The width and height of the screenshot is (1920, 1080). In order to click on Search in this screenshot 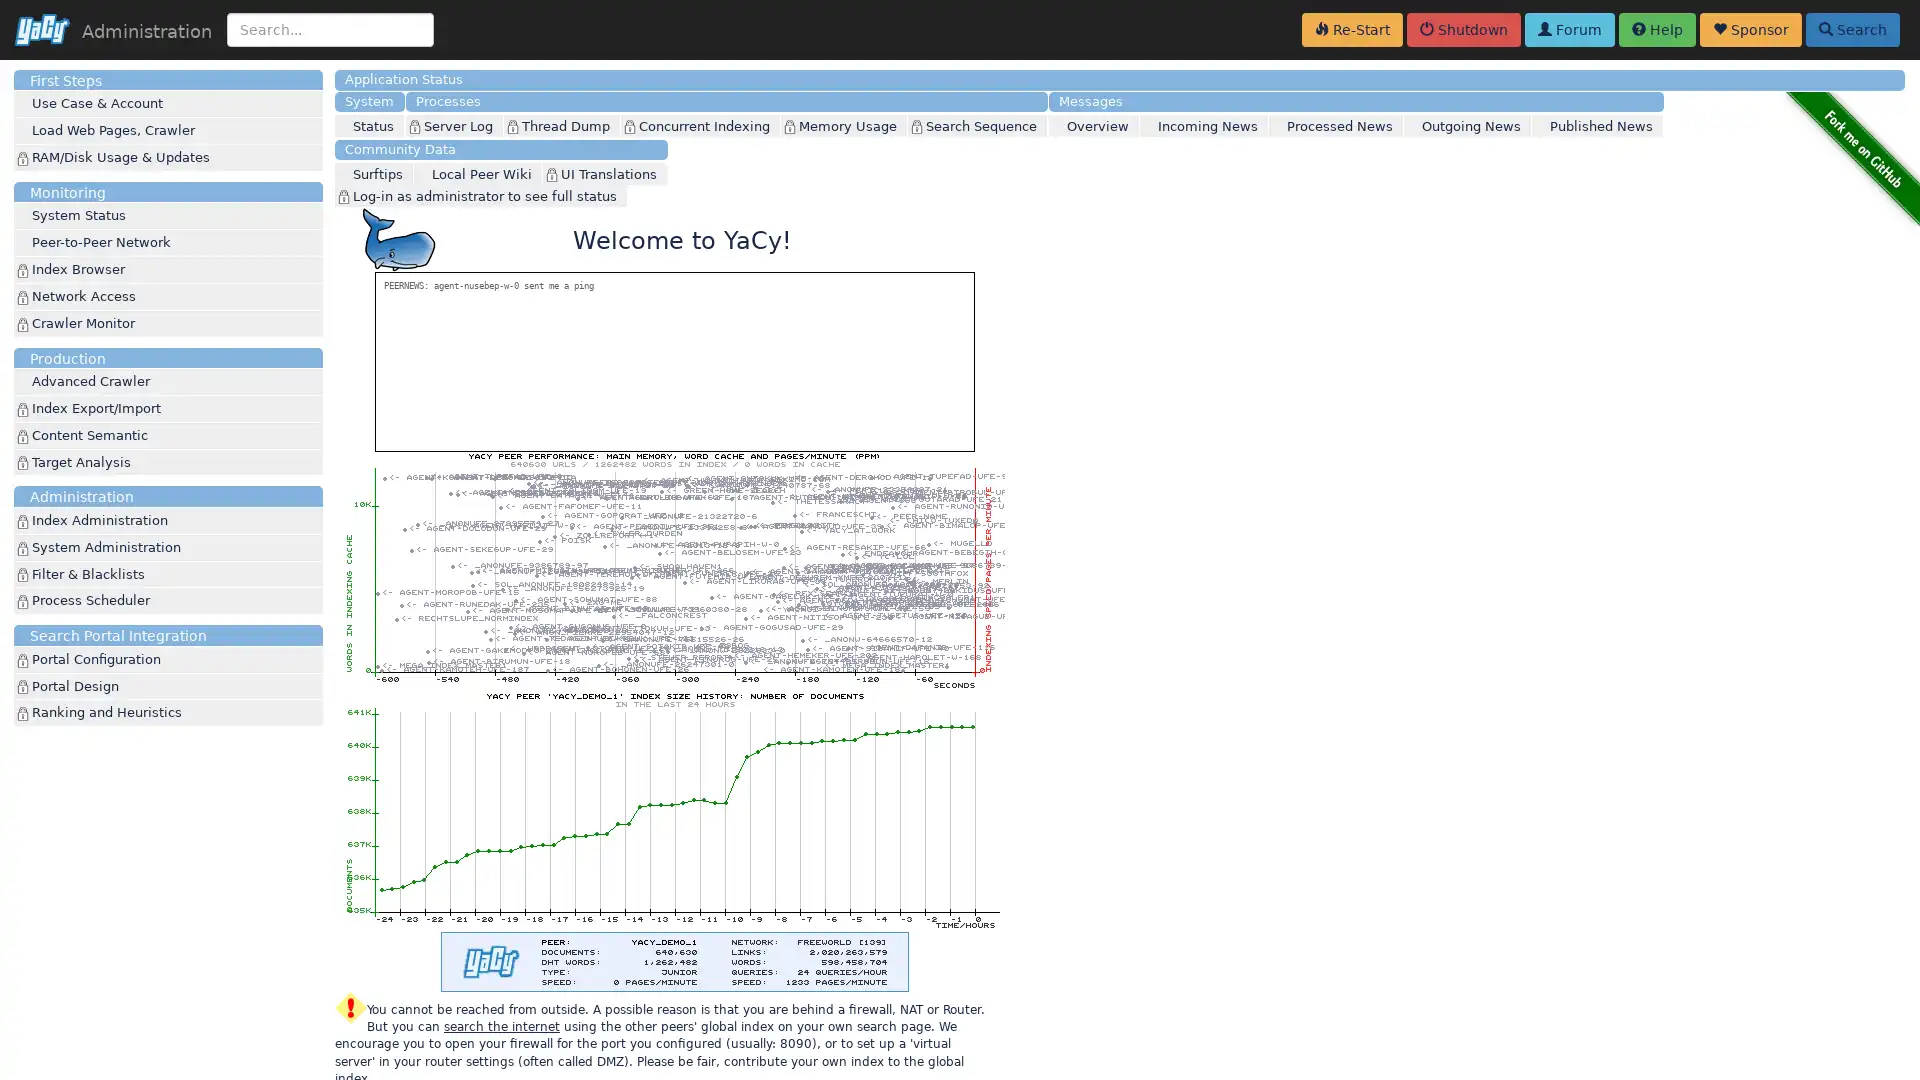, I will do `click(1851, 30)`.